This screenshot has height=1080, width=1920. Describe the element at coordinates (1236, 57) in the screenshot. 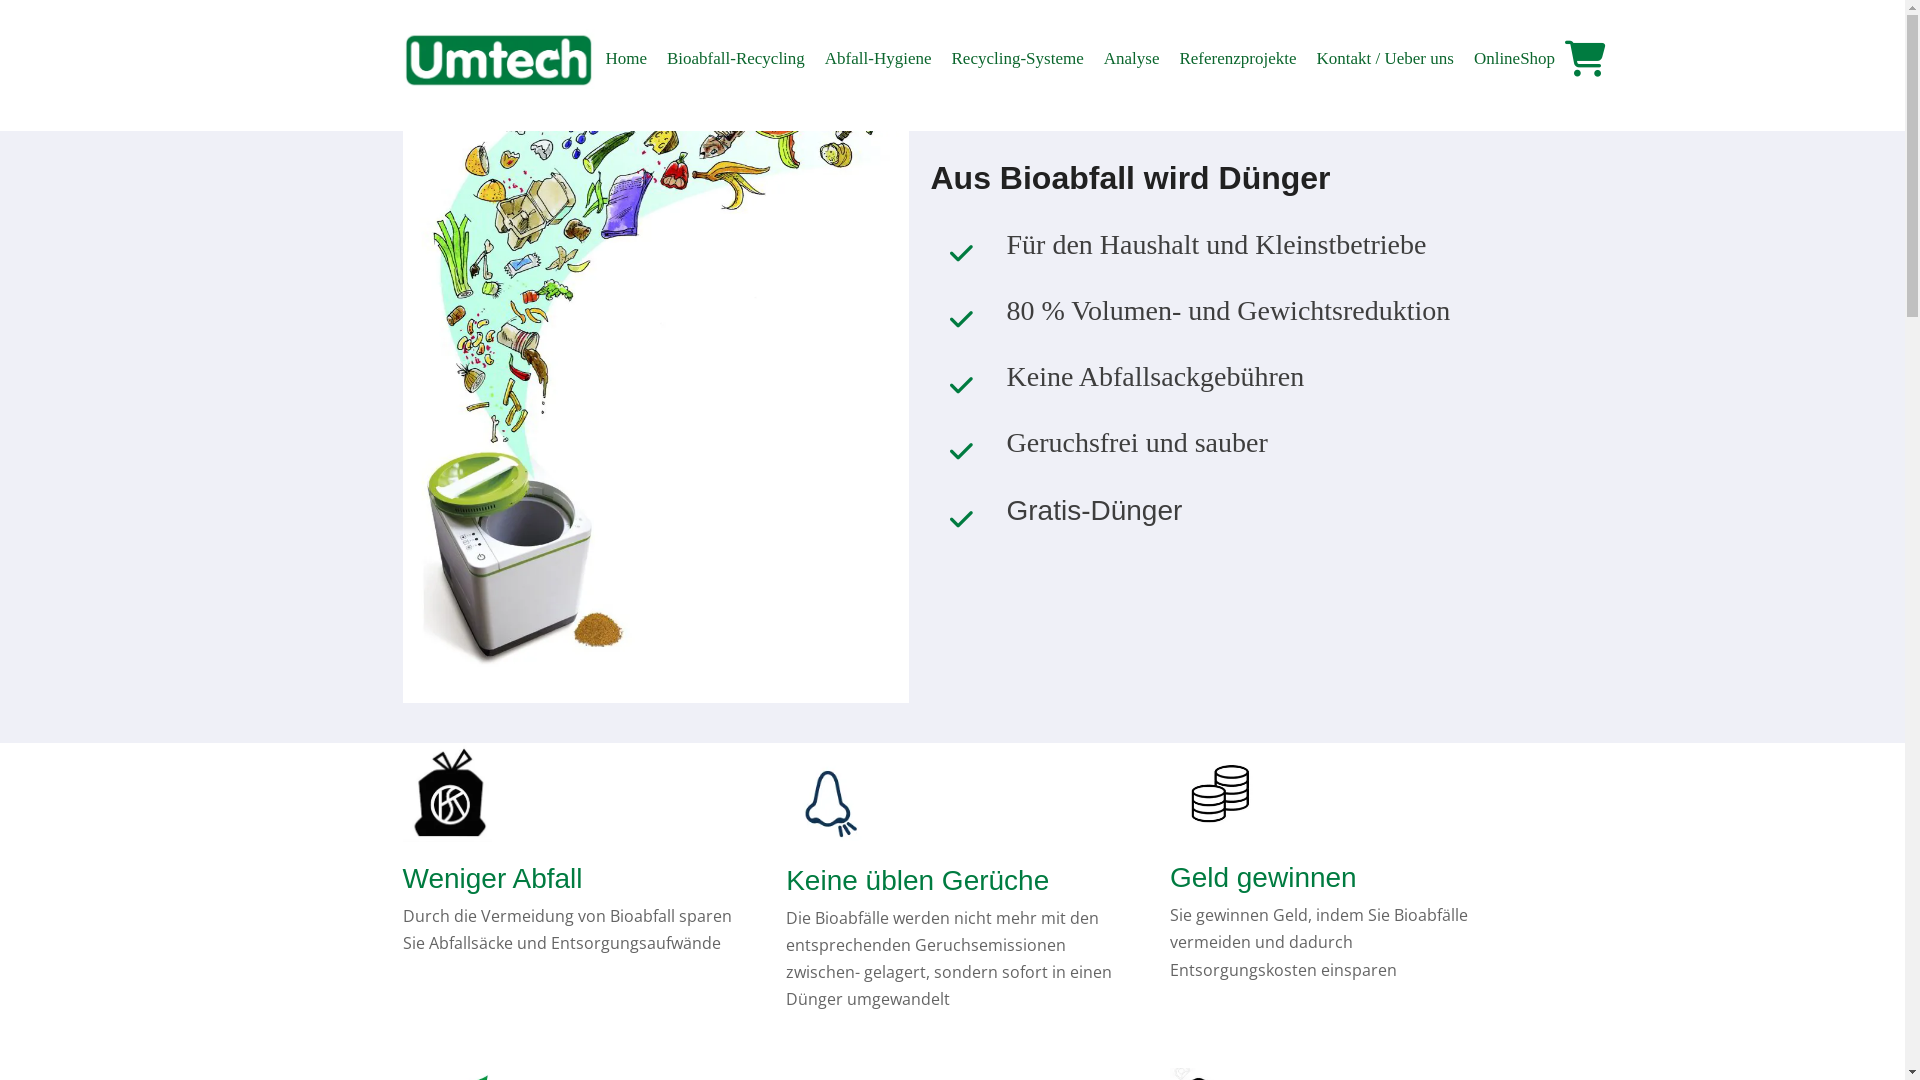

I see `'Referenzprojekte'` at that location.